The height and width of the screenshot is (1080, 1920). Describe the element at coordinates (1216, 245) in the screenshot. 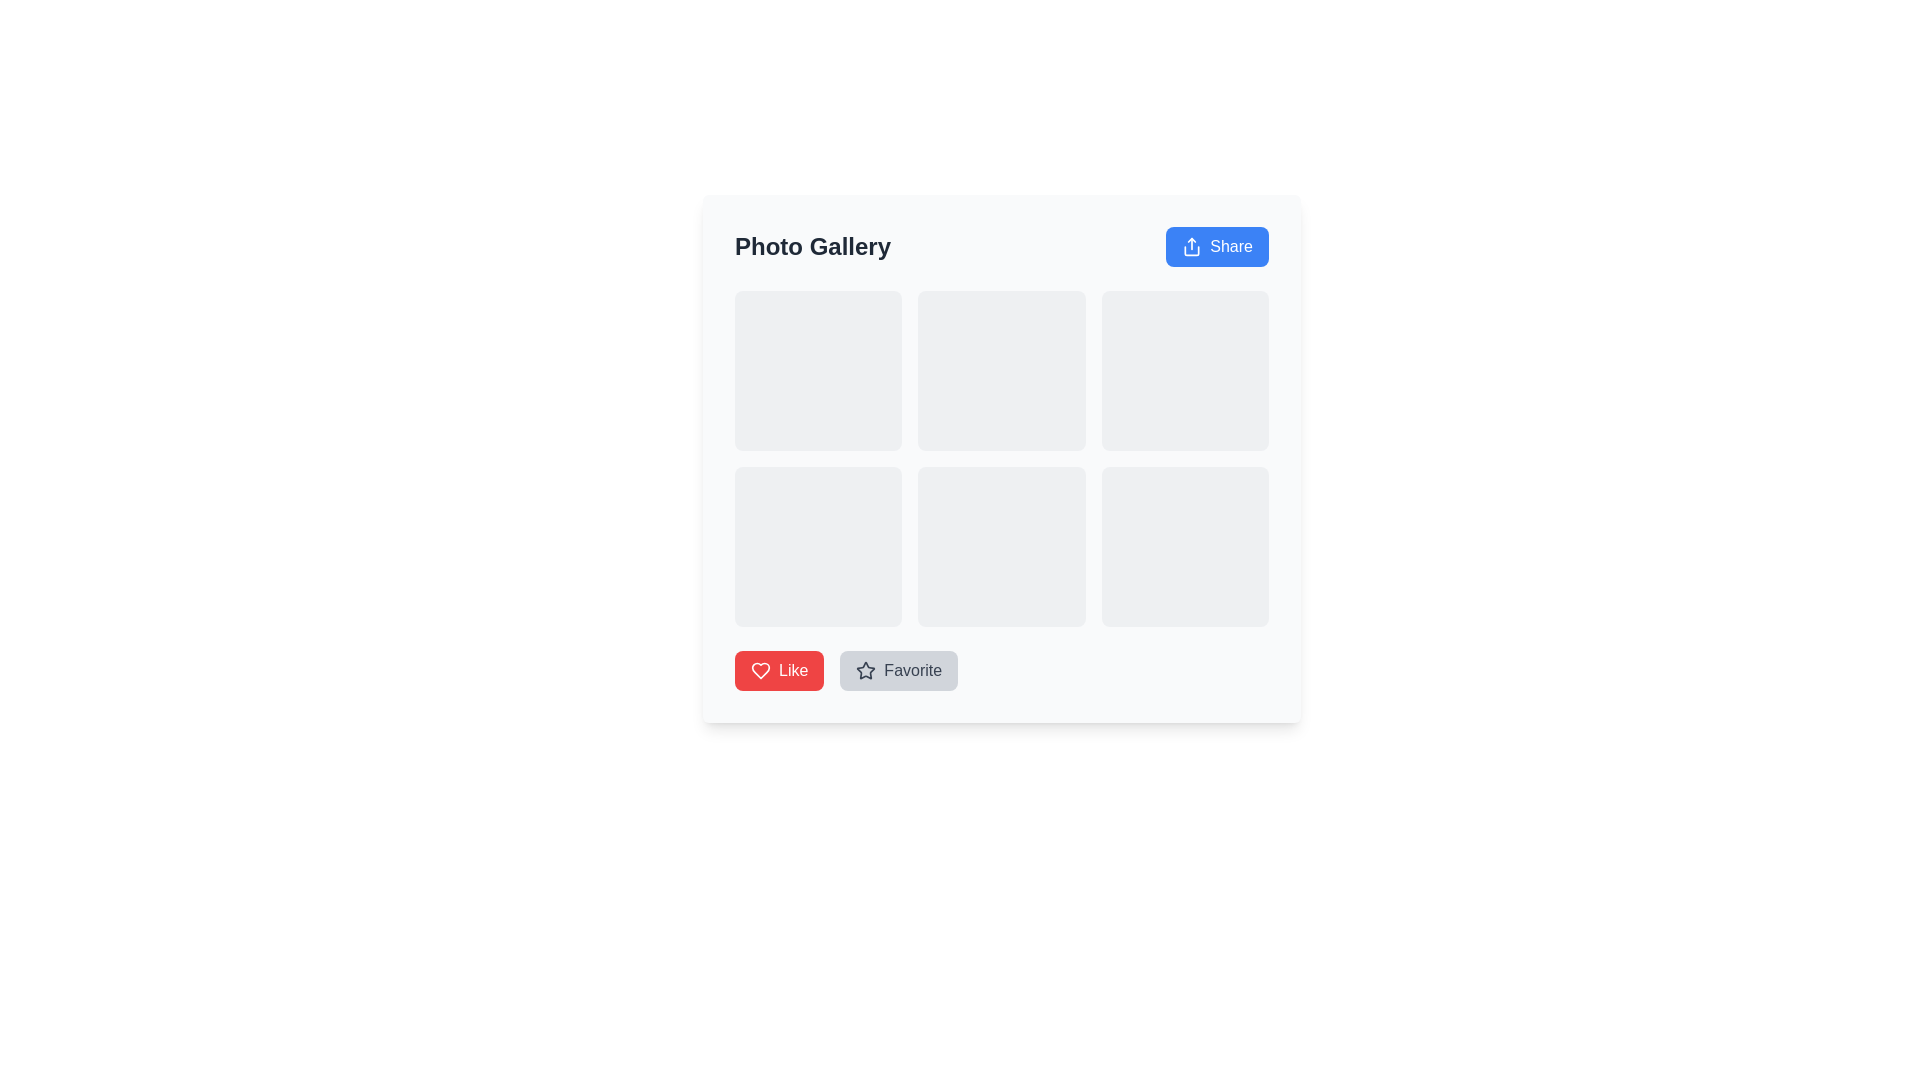

I see `the 'Share' button located in the upper right corner of the 'Photo Gallery' section` at that location.